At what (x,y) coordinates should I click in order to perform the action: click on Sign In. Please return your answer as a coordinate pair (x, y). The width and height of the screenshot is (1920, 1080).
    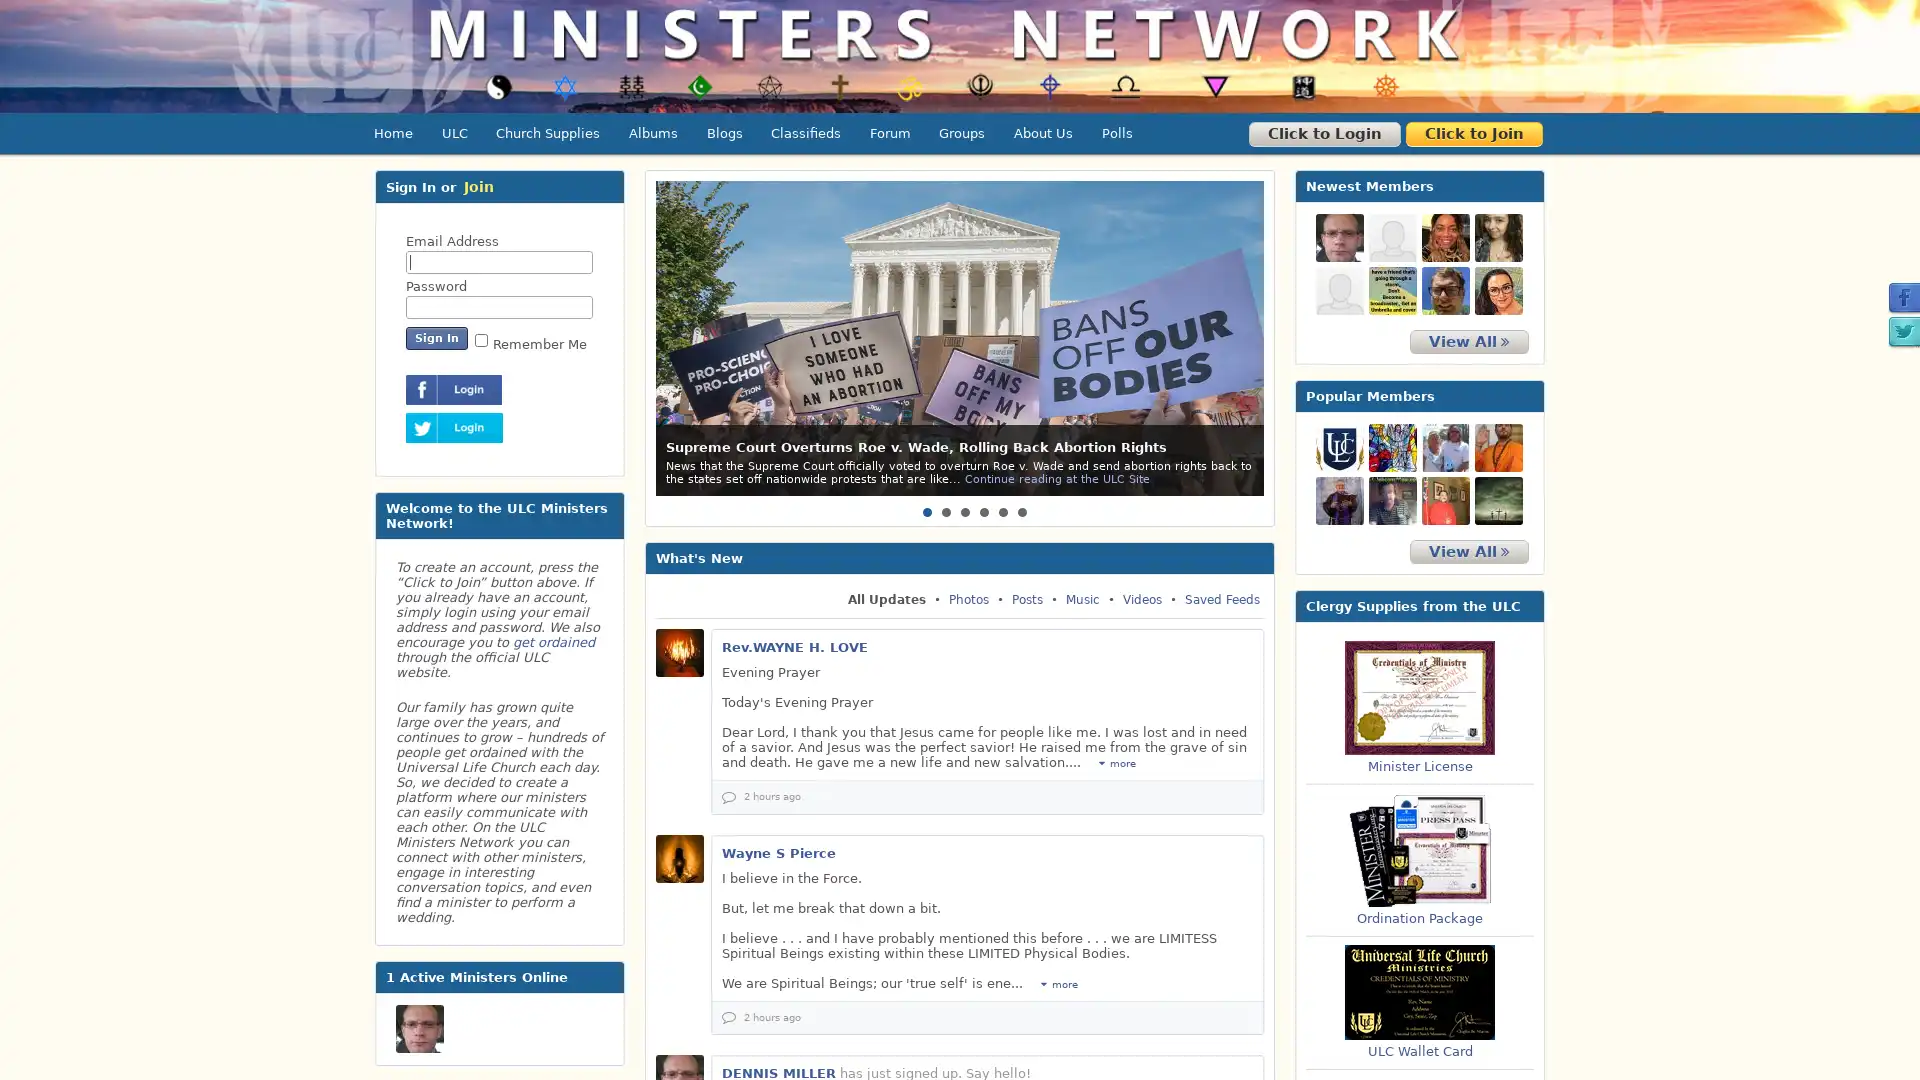
    Looking at the image, I should click on (435, 337).